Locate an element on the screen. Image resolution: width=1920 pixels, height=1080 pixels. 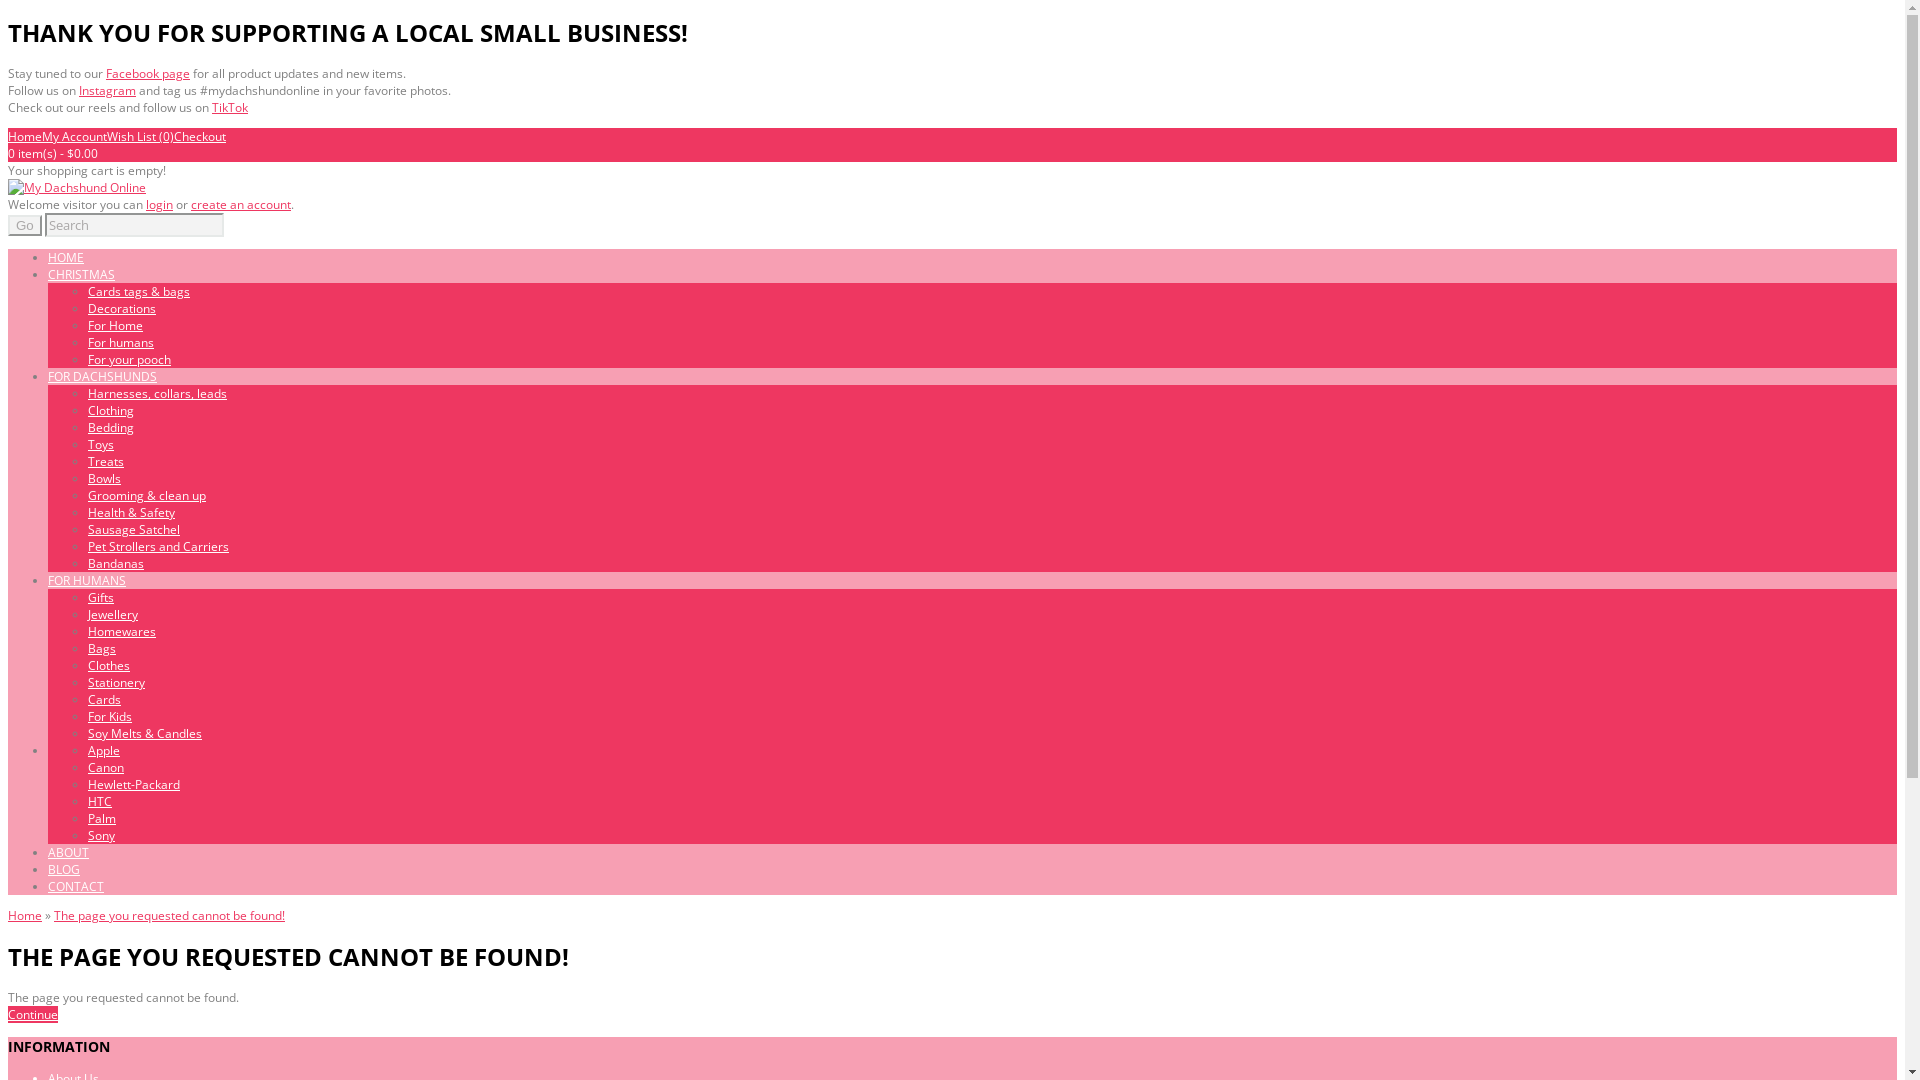
'Wish List (0)' is located at coordinates (139, 135).